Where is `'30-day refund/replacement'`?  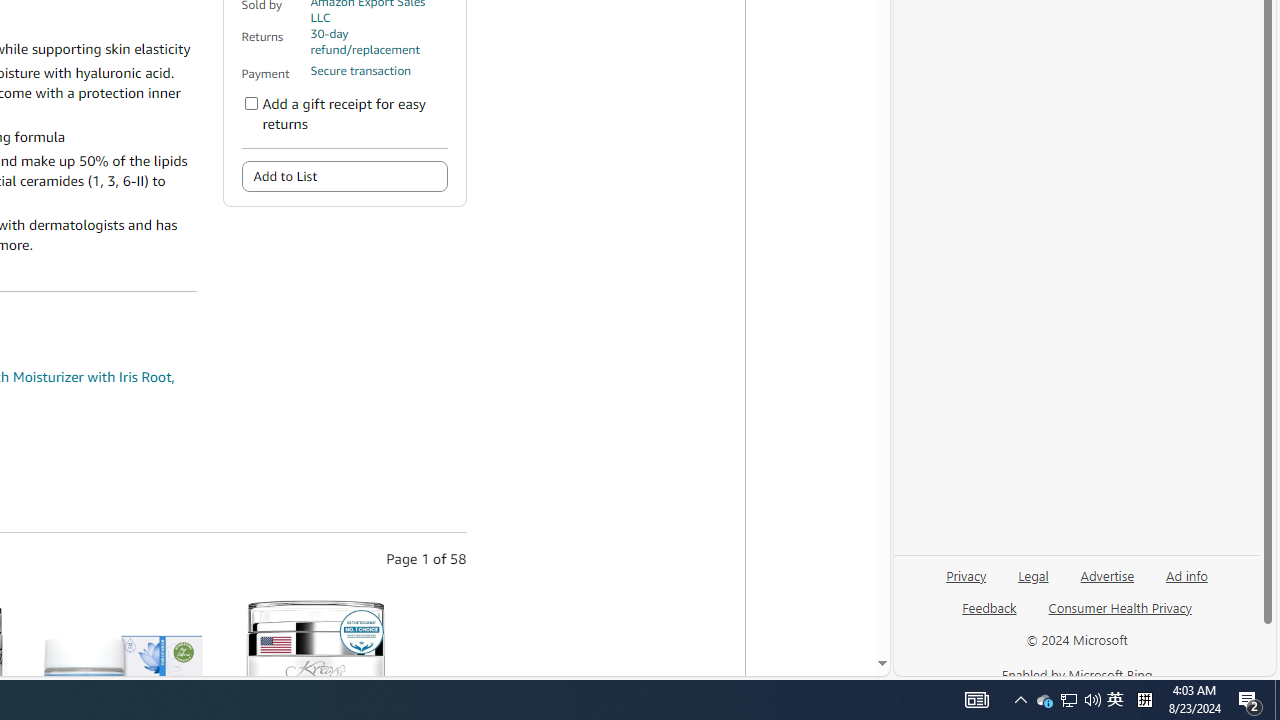 '30-day refund/replacement' is located at coordinates (378, 42).